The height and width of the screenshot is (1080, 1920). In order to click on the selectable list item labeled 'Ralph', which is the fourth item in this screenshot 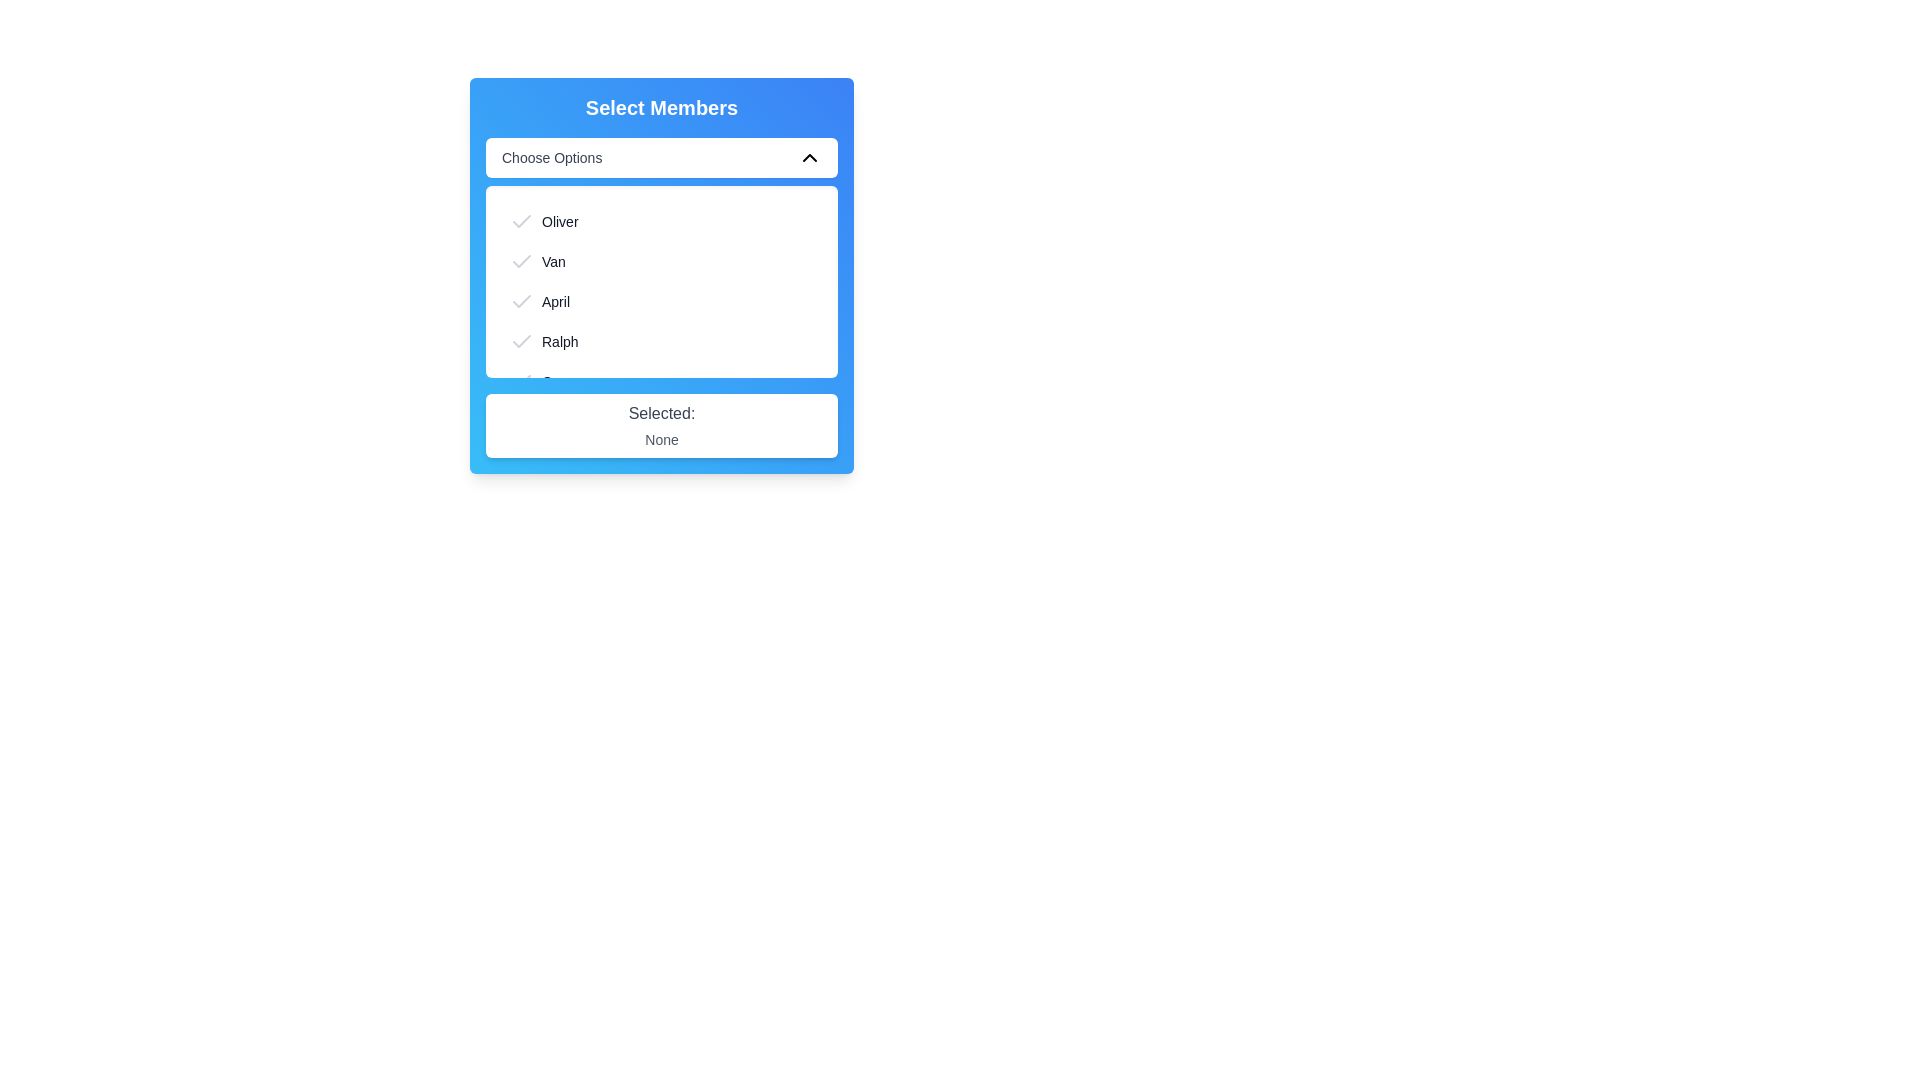, I will do `click(662, 341)`.